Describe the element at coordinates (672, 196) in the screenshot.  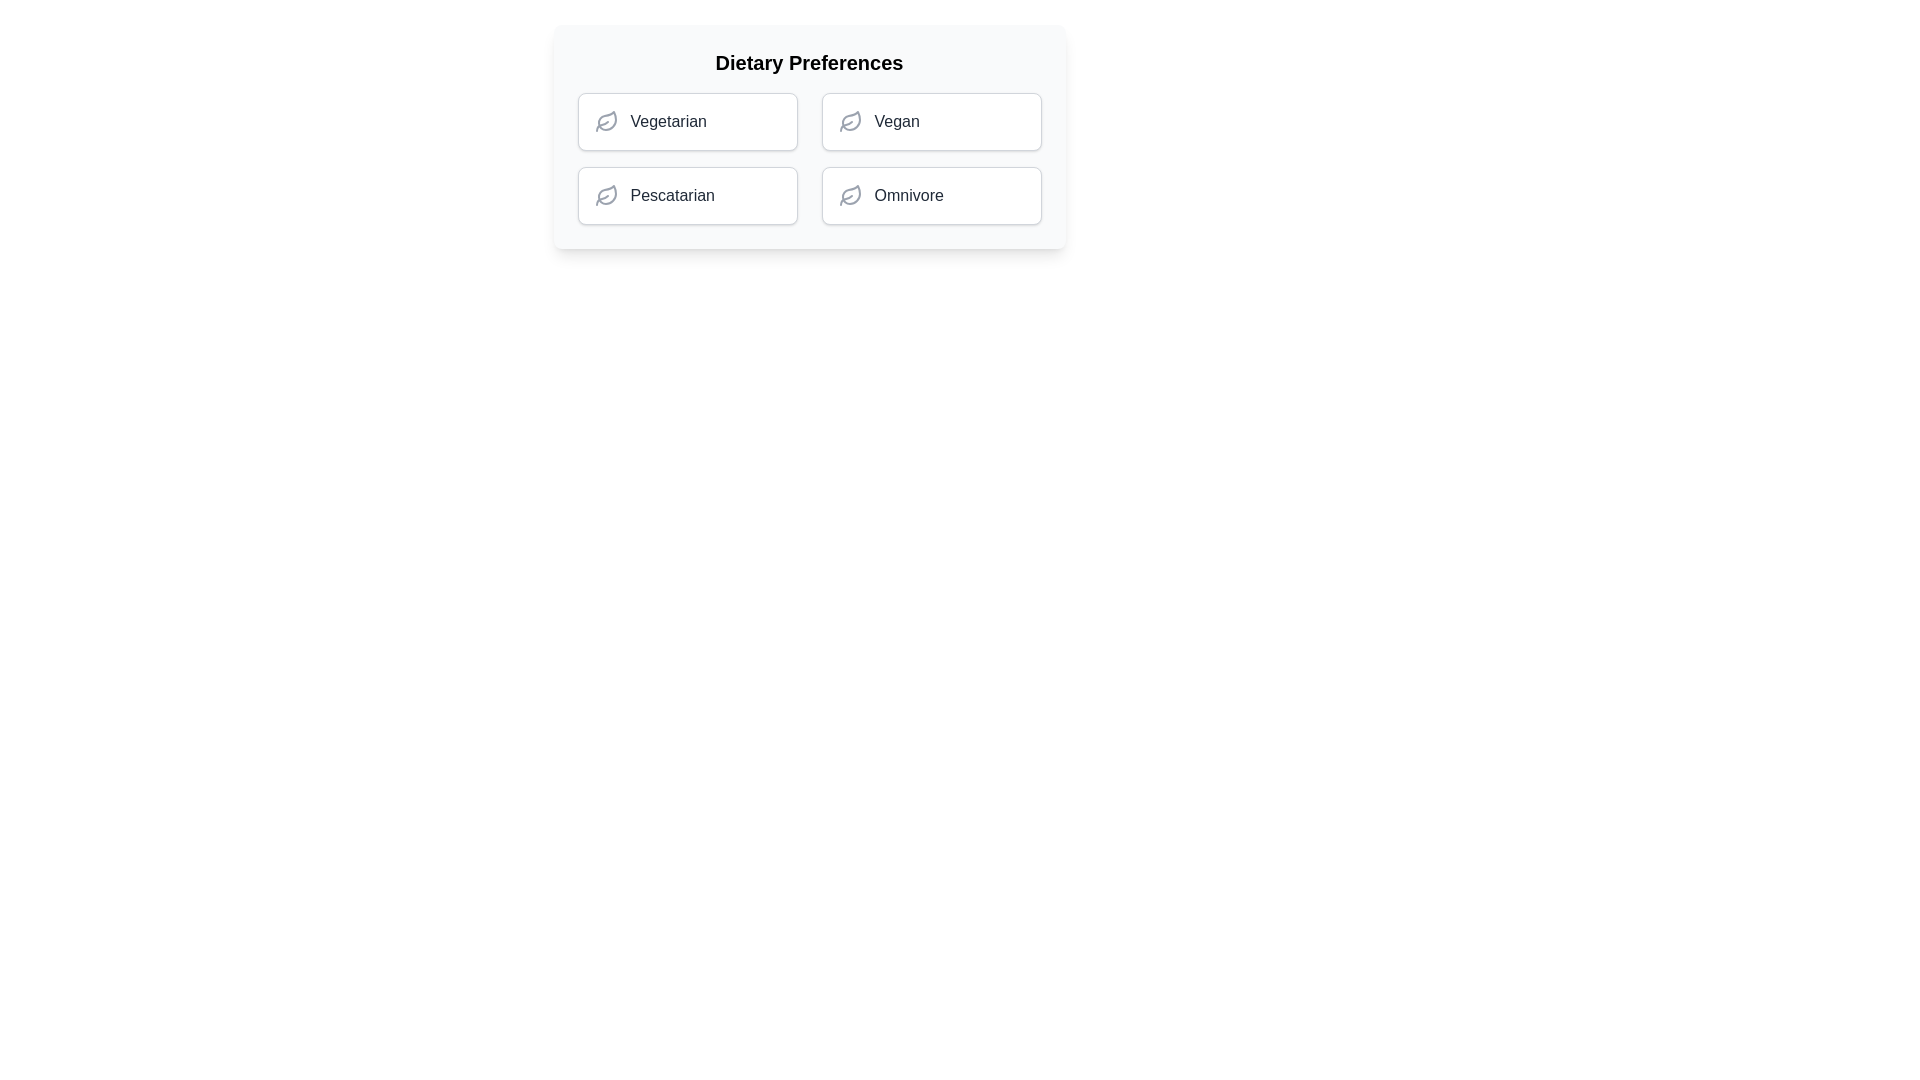
I see `text label indicating the dietary preference 'Pescatarian' within its button, which is the first in the second row of dietary options` at that location.